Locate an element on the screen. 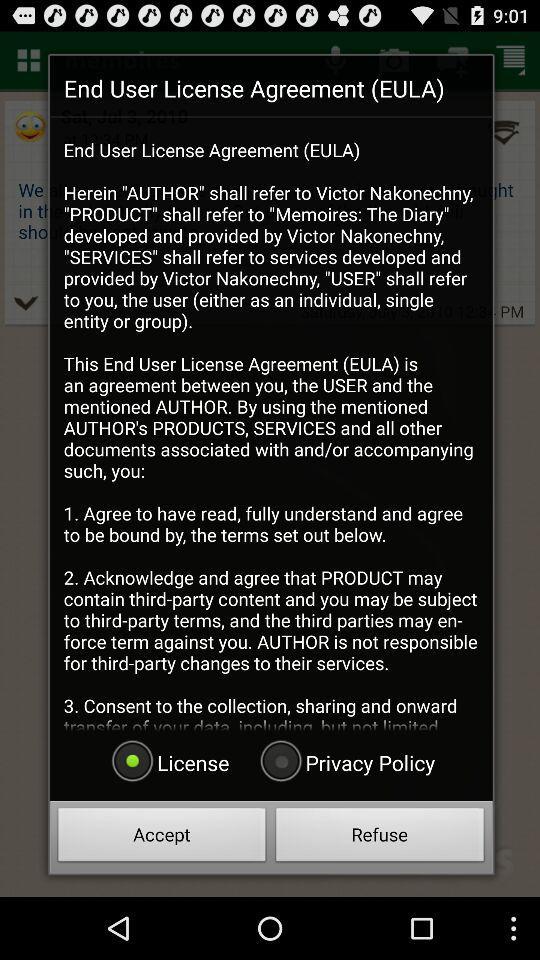 The width and height of the screenshot is (540, 960). button next to the refuse button is located at coordinates (161, 837).